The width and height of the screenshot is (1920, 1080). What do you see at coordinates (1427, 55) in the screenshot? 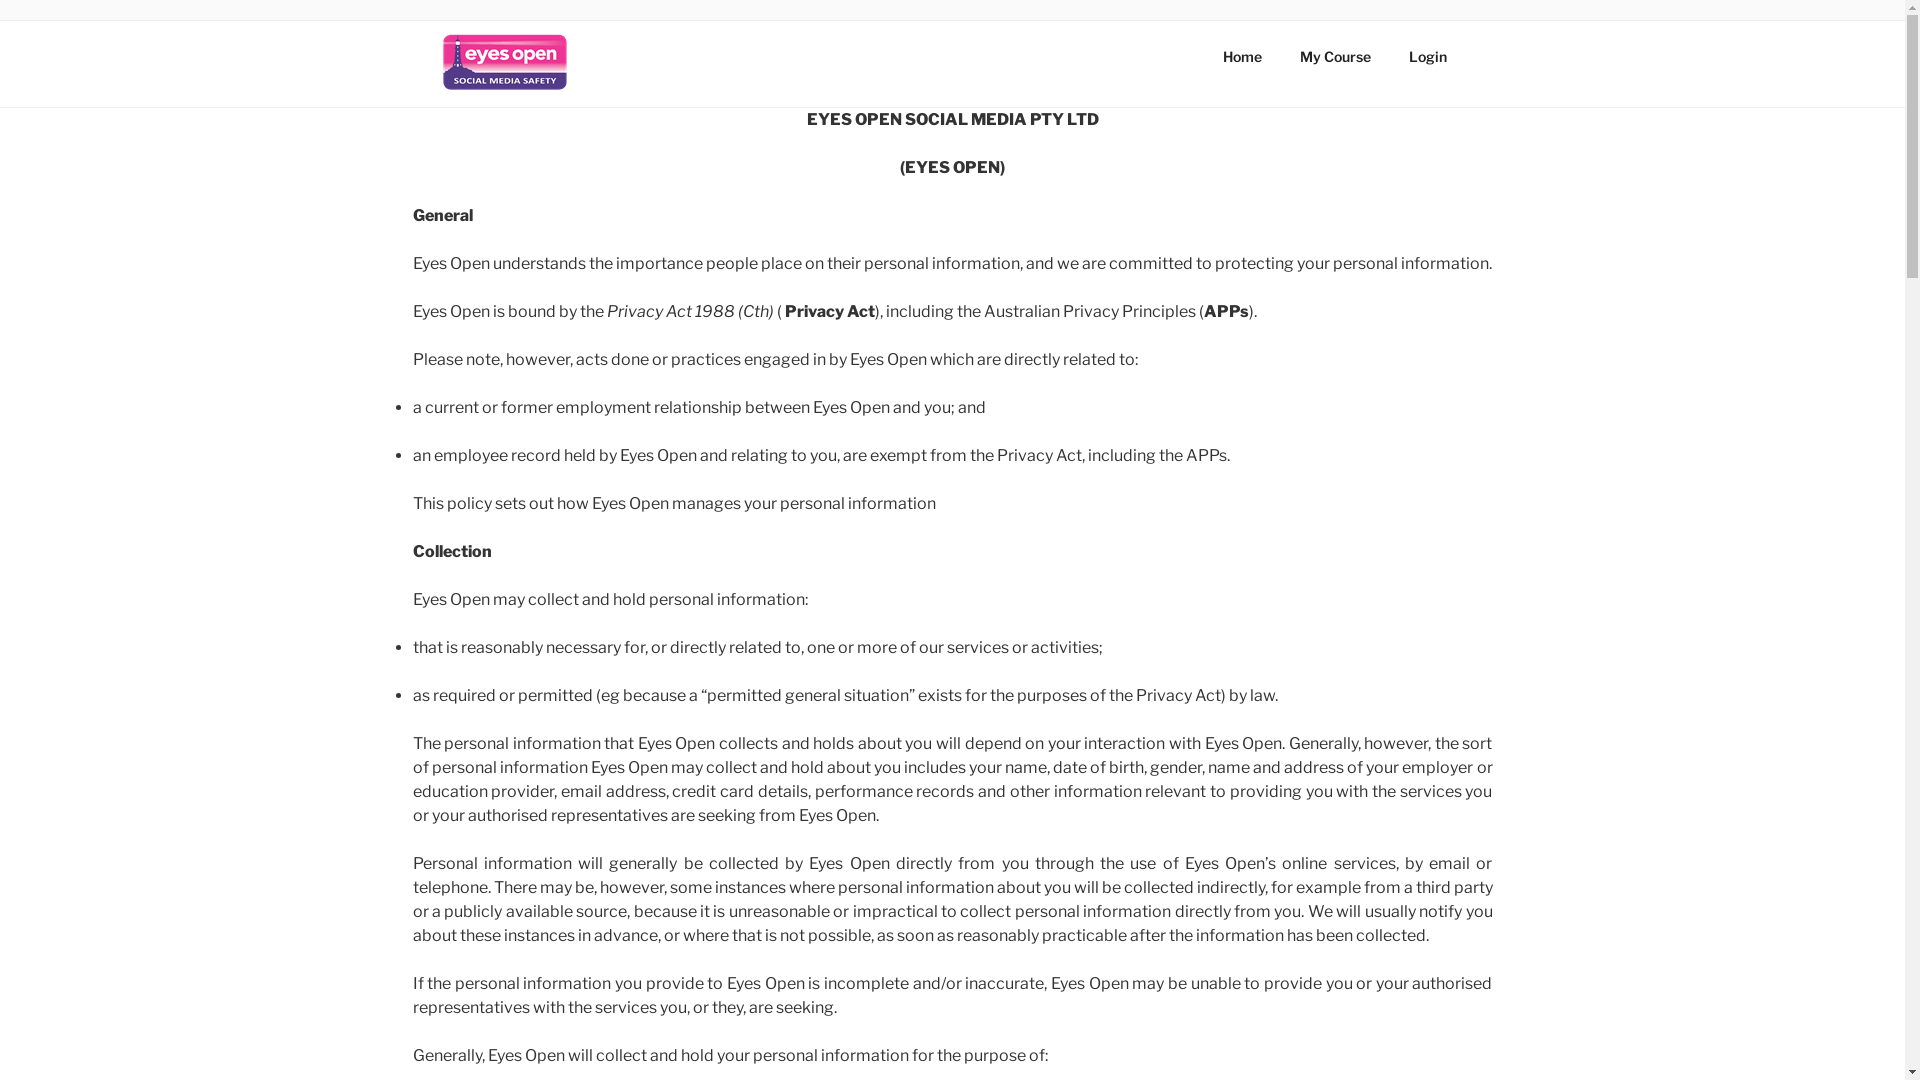
I see `'Login'` at bounding box center [1427, 55].